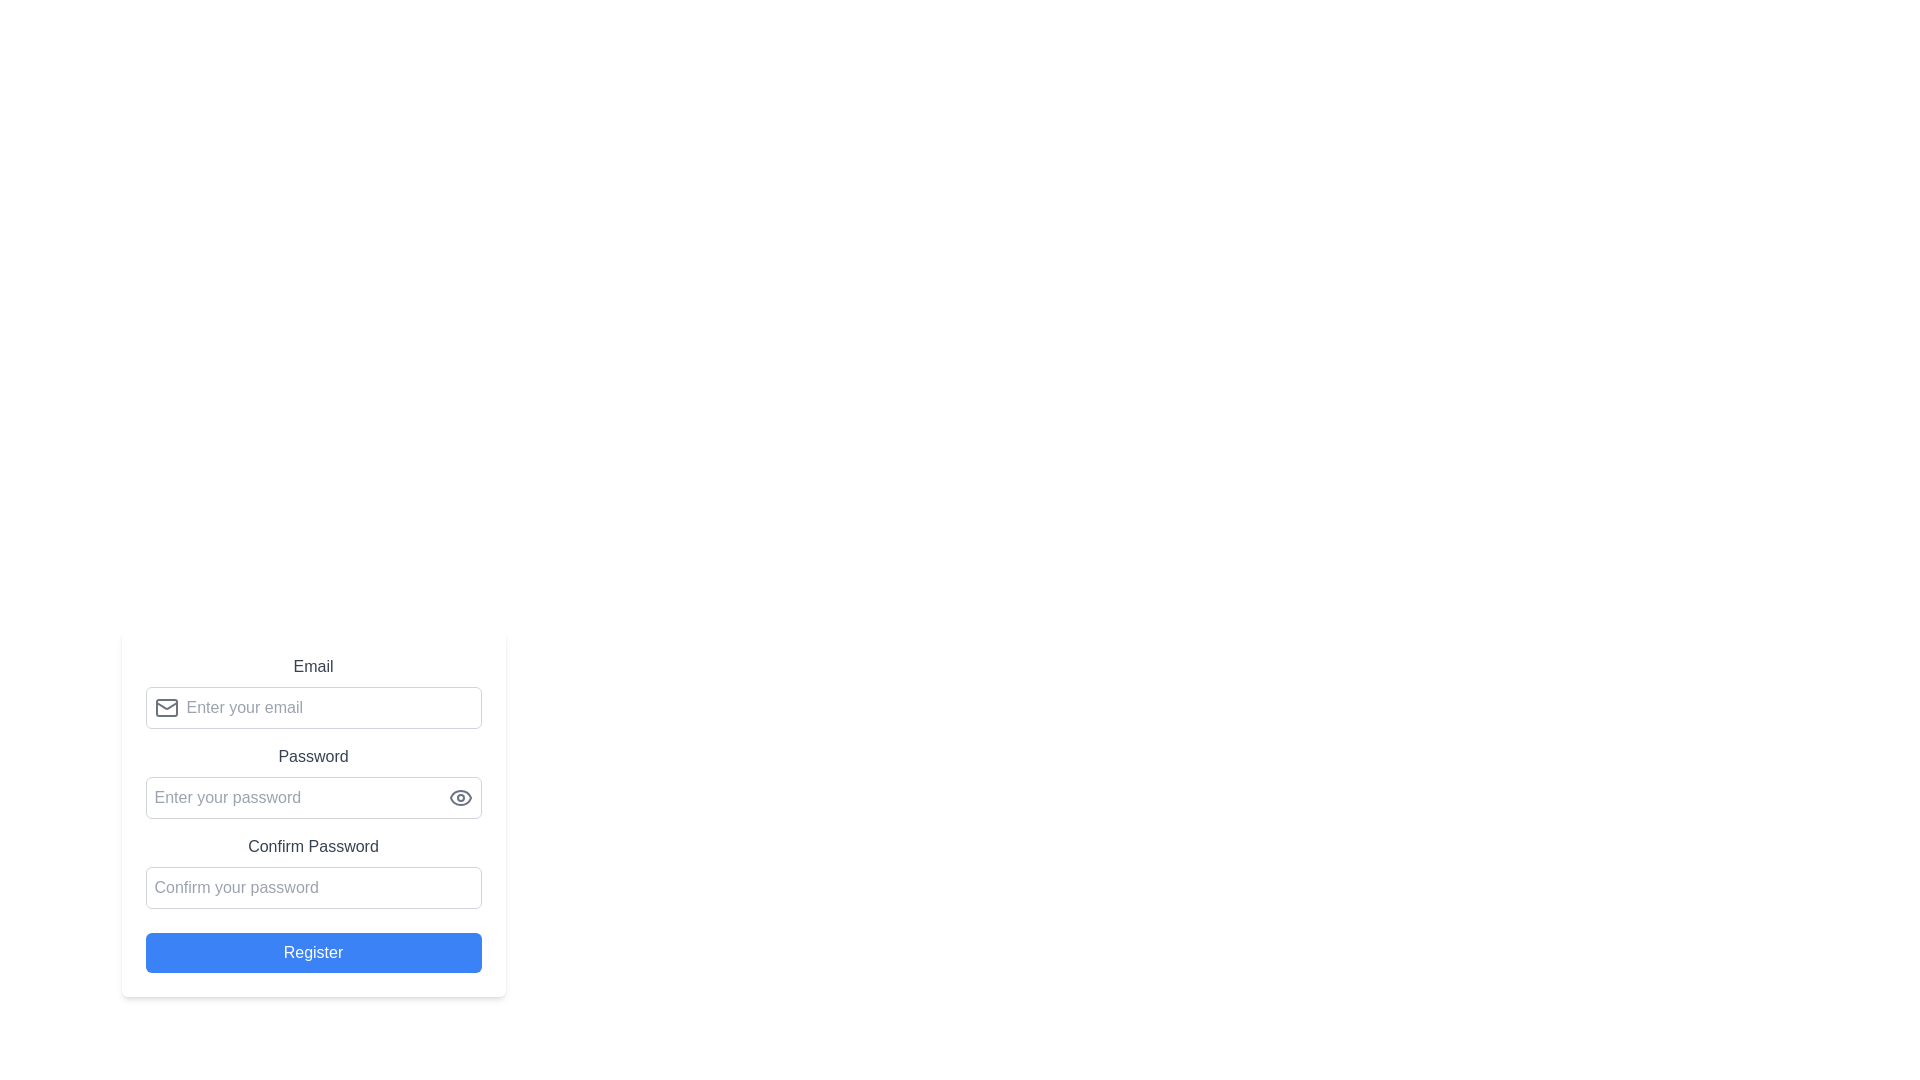 The width and height of the screenshot is (1920, 1080). I want to click on the Form Input Section for email entry by using the tab key, so click(312, 690).